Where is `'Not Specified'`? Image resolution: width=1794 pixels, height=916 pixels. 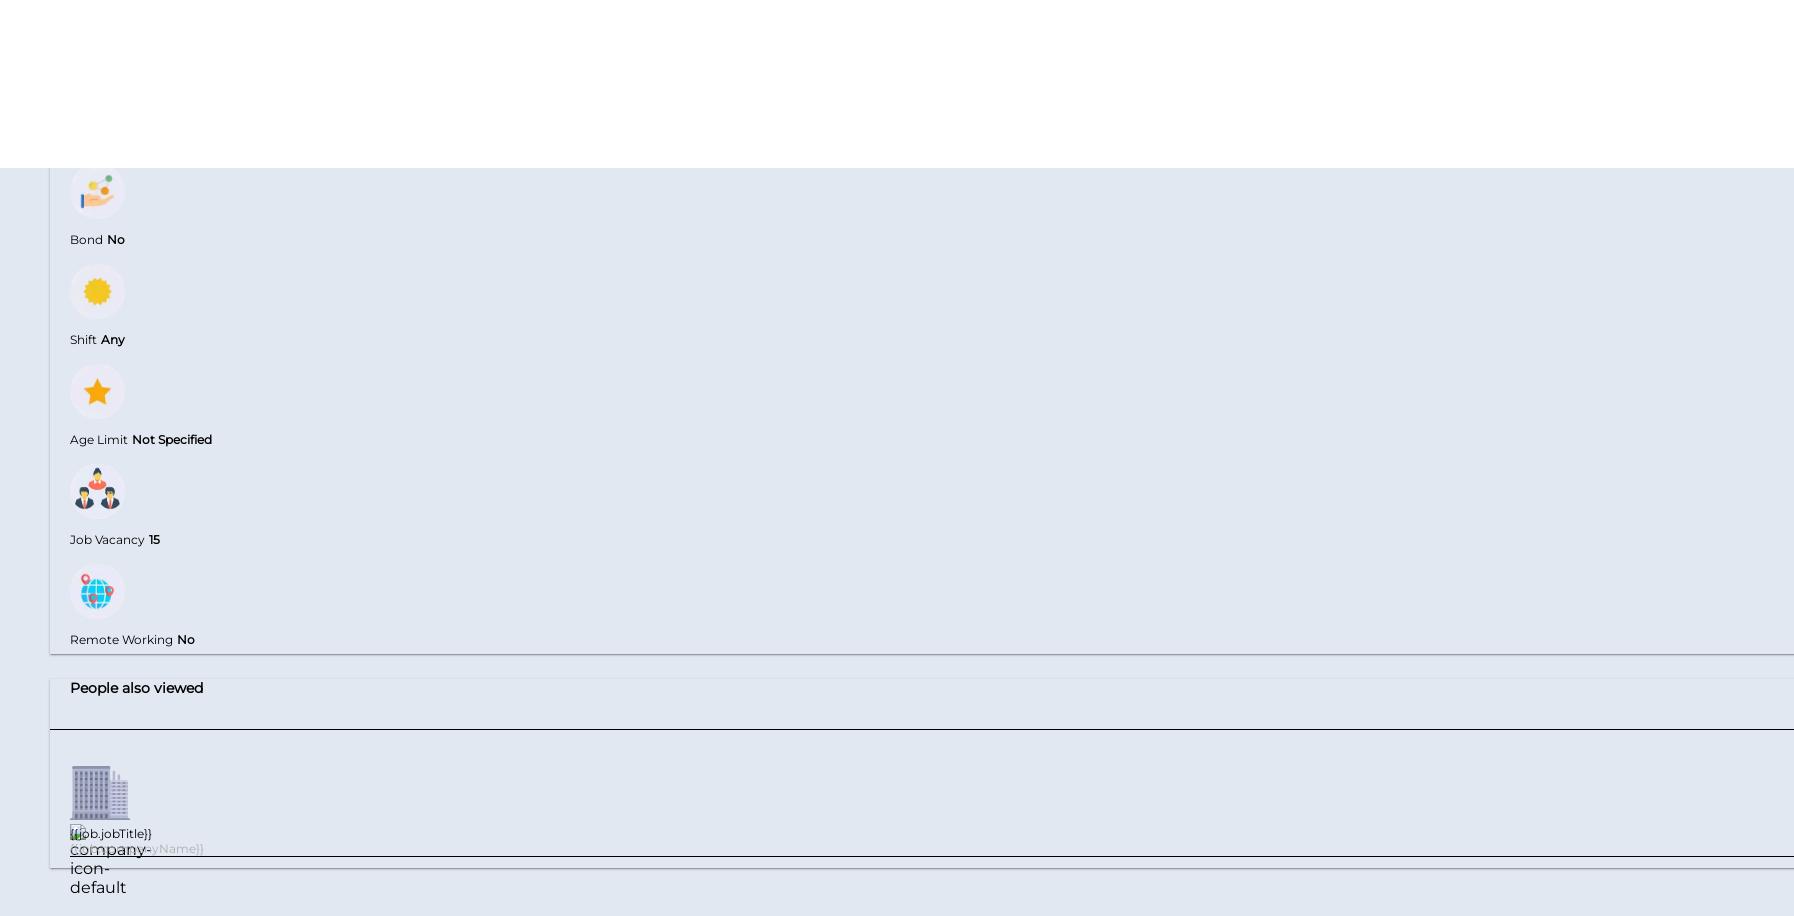 'Not Specified' is located at coordinates (171, 437).